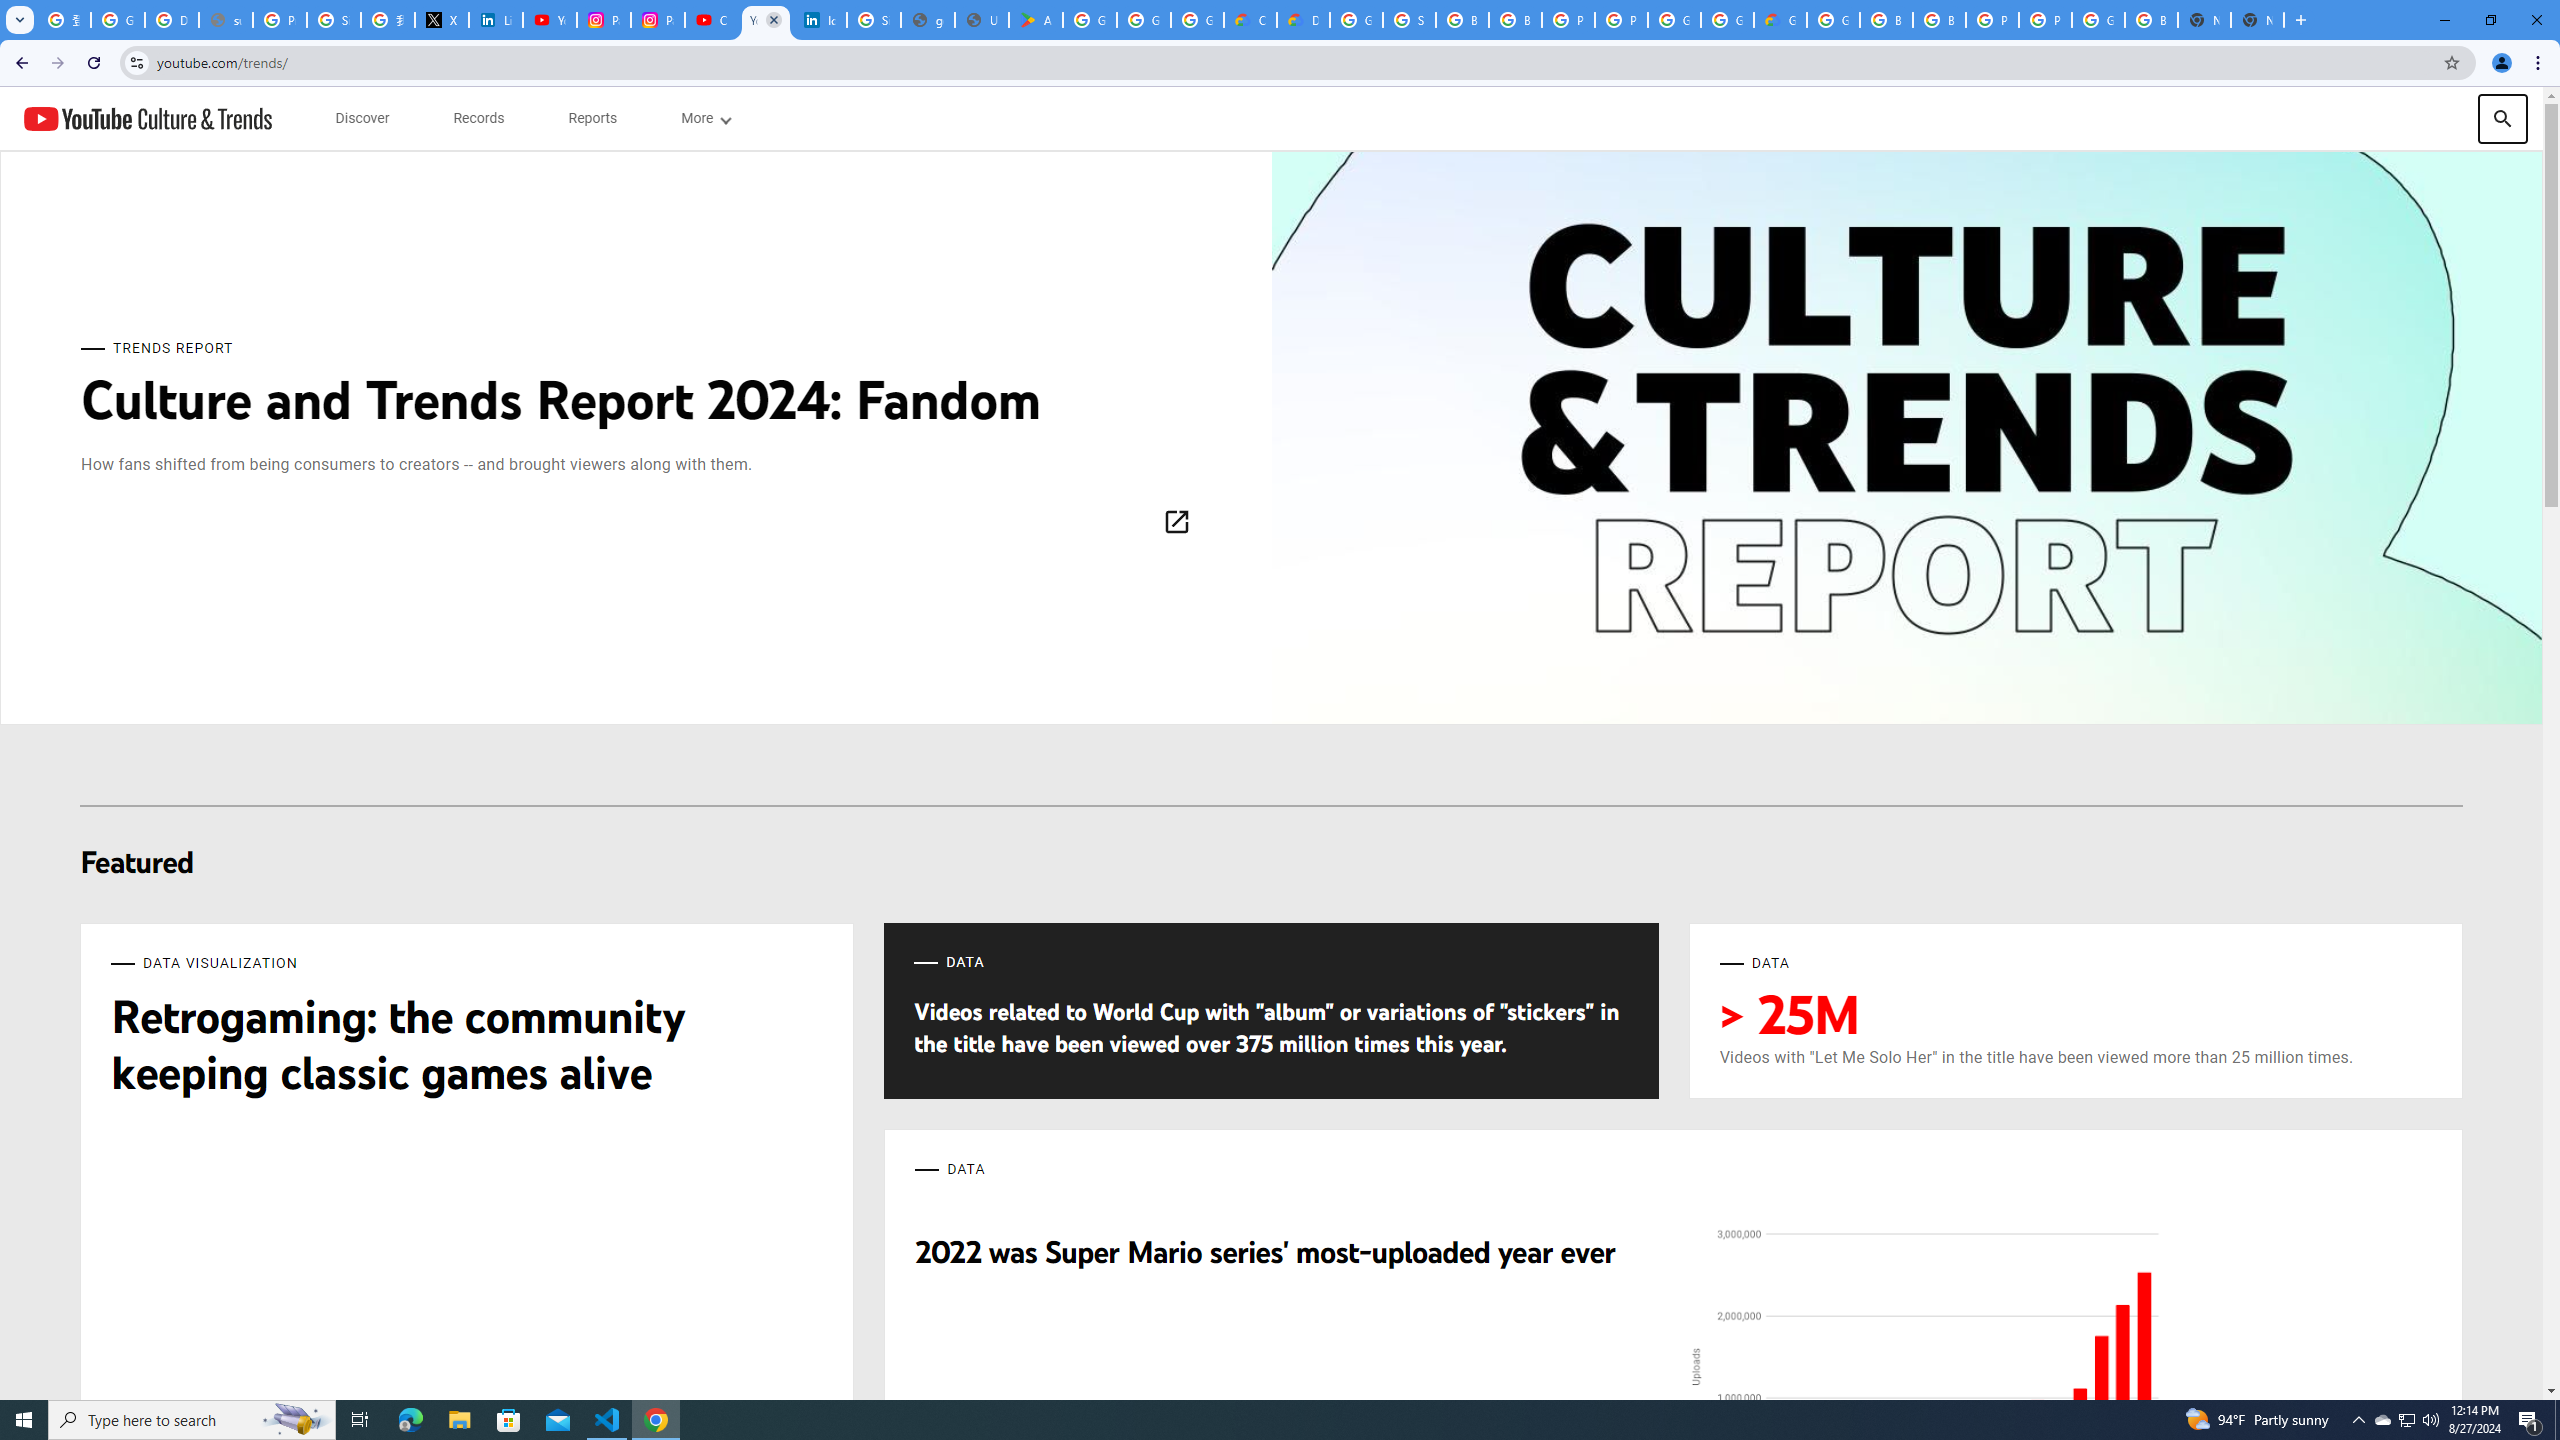 Image resolution: width=2560 pixels, height=1440 pixels. Describe the element at coordinates (278, 19) in the screenshot. I see `'Privacy Help Center - Policies Help'` at that location.